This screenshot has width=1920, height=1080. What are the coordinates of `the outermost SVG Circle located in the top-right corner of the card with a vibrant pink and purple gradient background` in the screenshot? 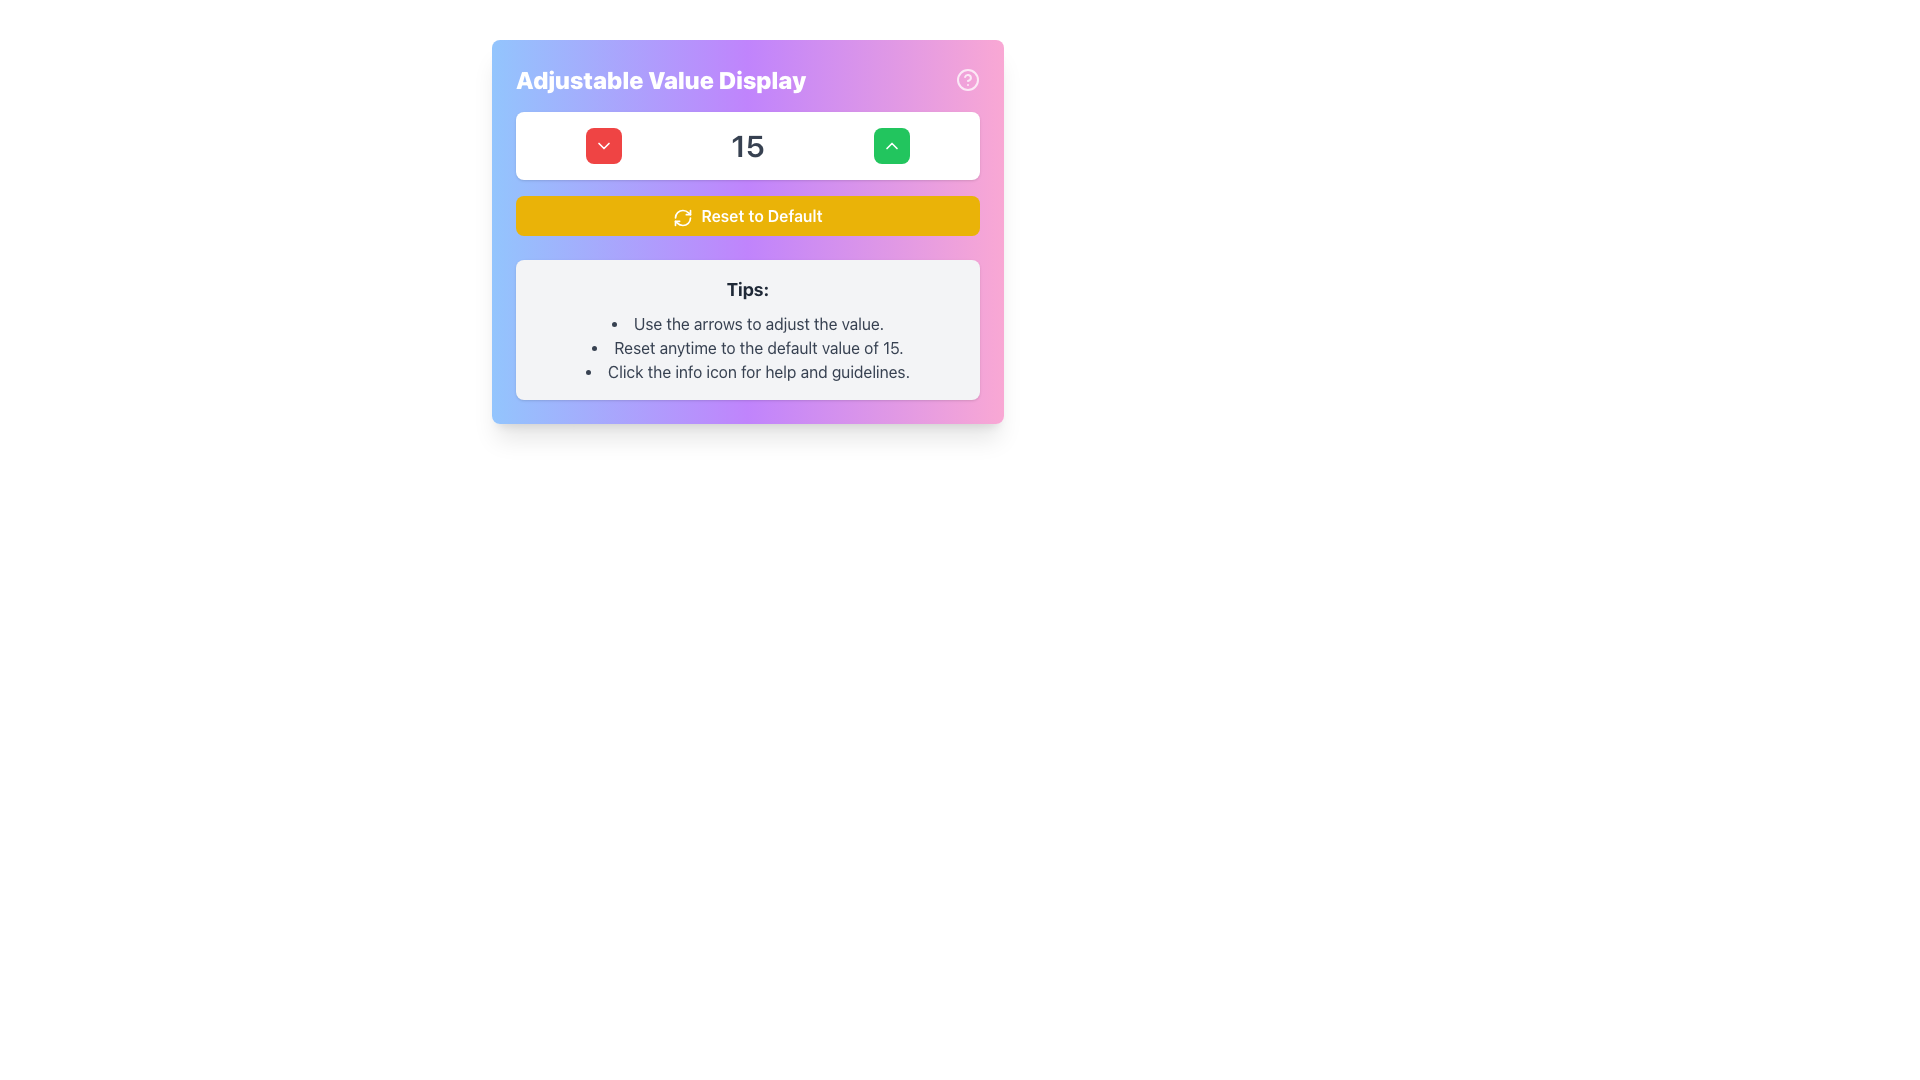 It's located at (968, 79).